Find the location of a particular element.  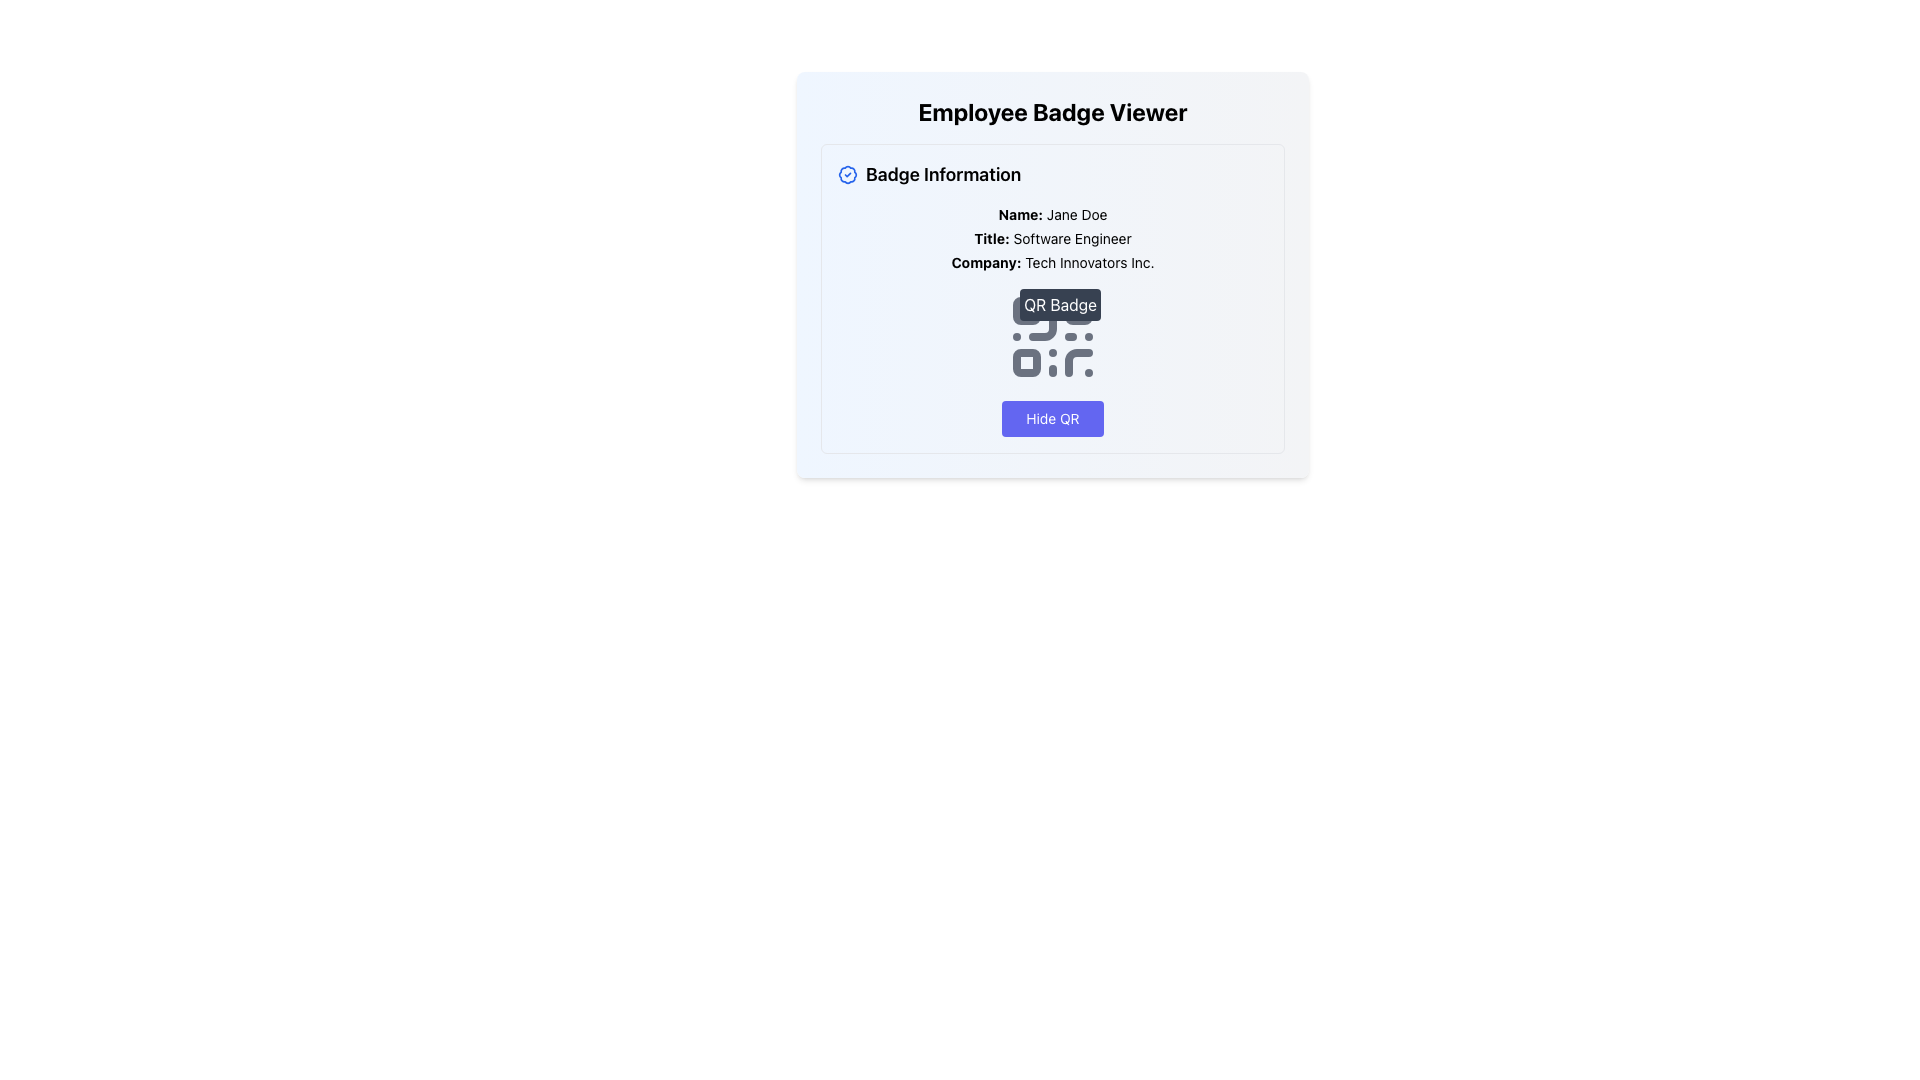

title text located at the top of the card layout, which serves as a header providing context for the content is located at coordinates (1051, 111).